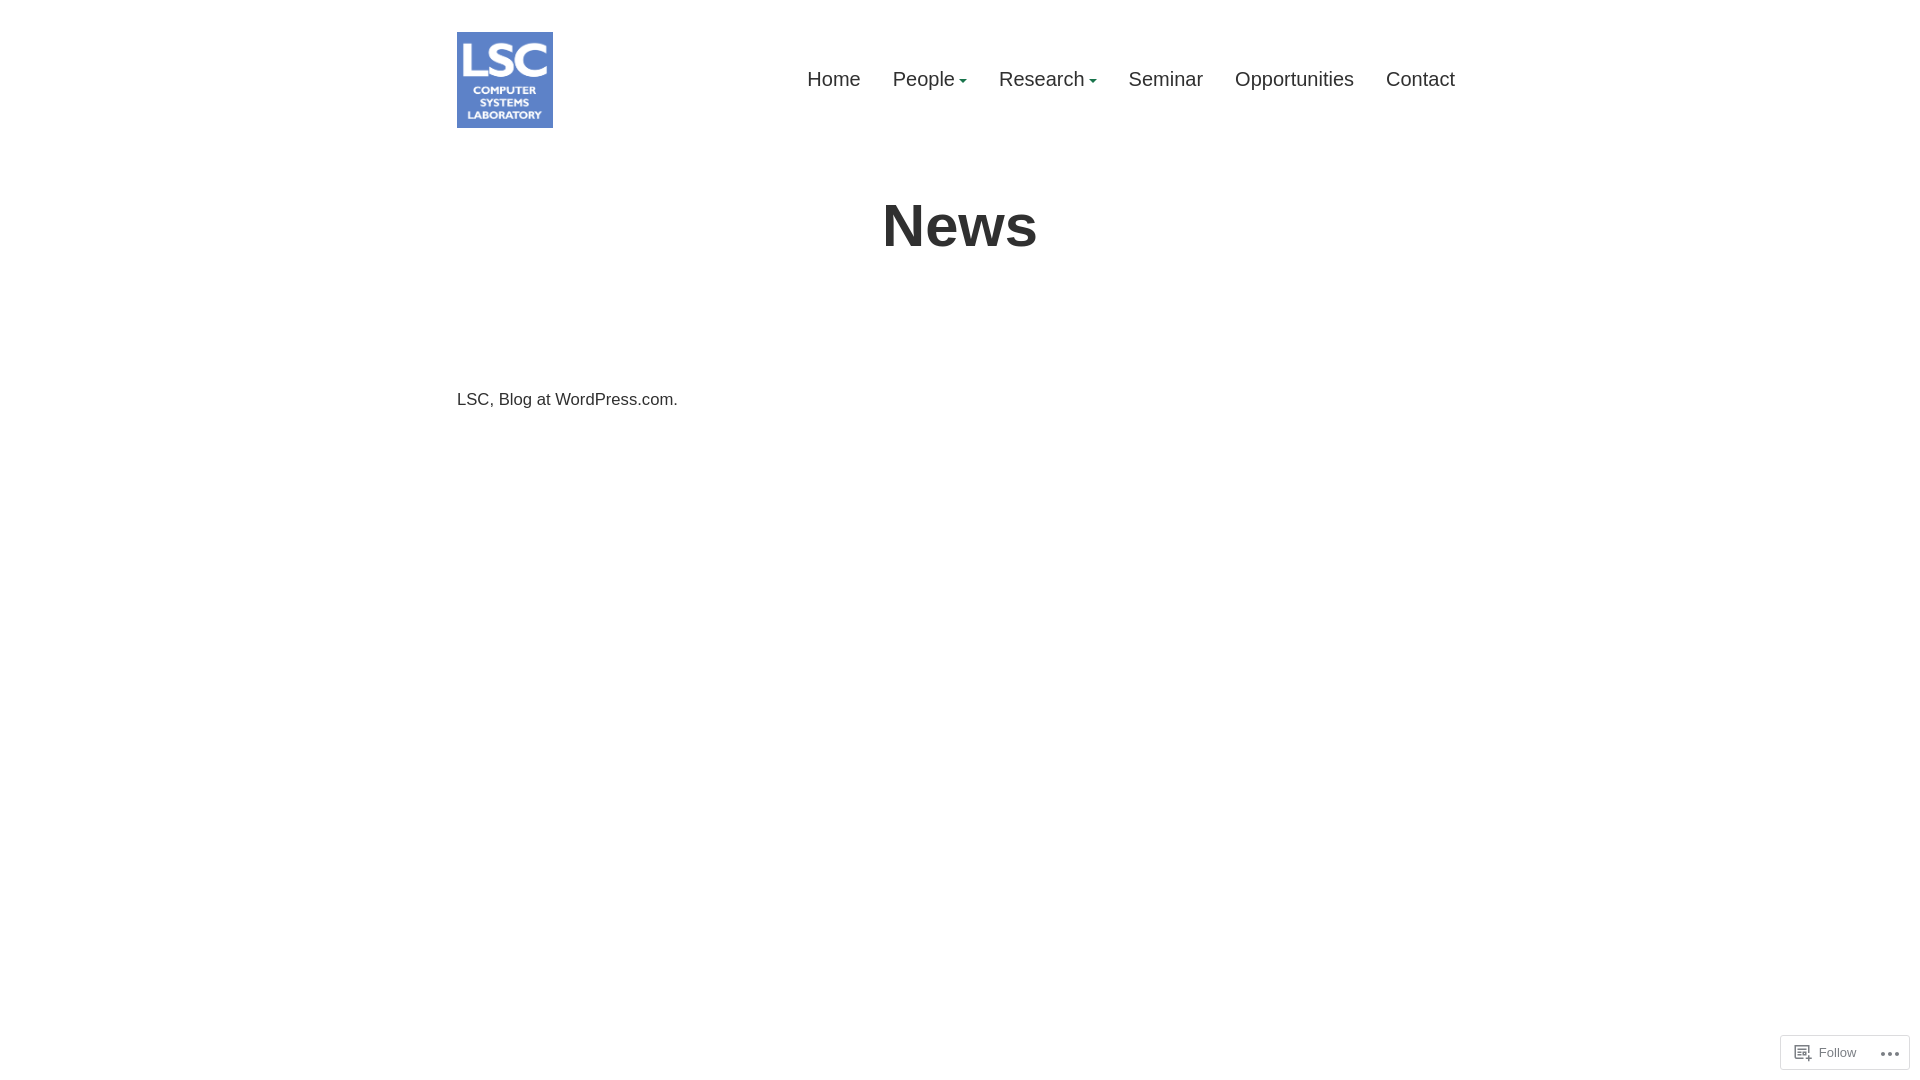  I want to click on 'Research', so click(1046, 79).